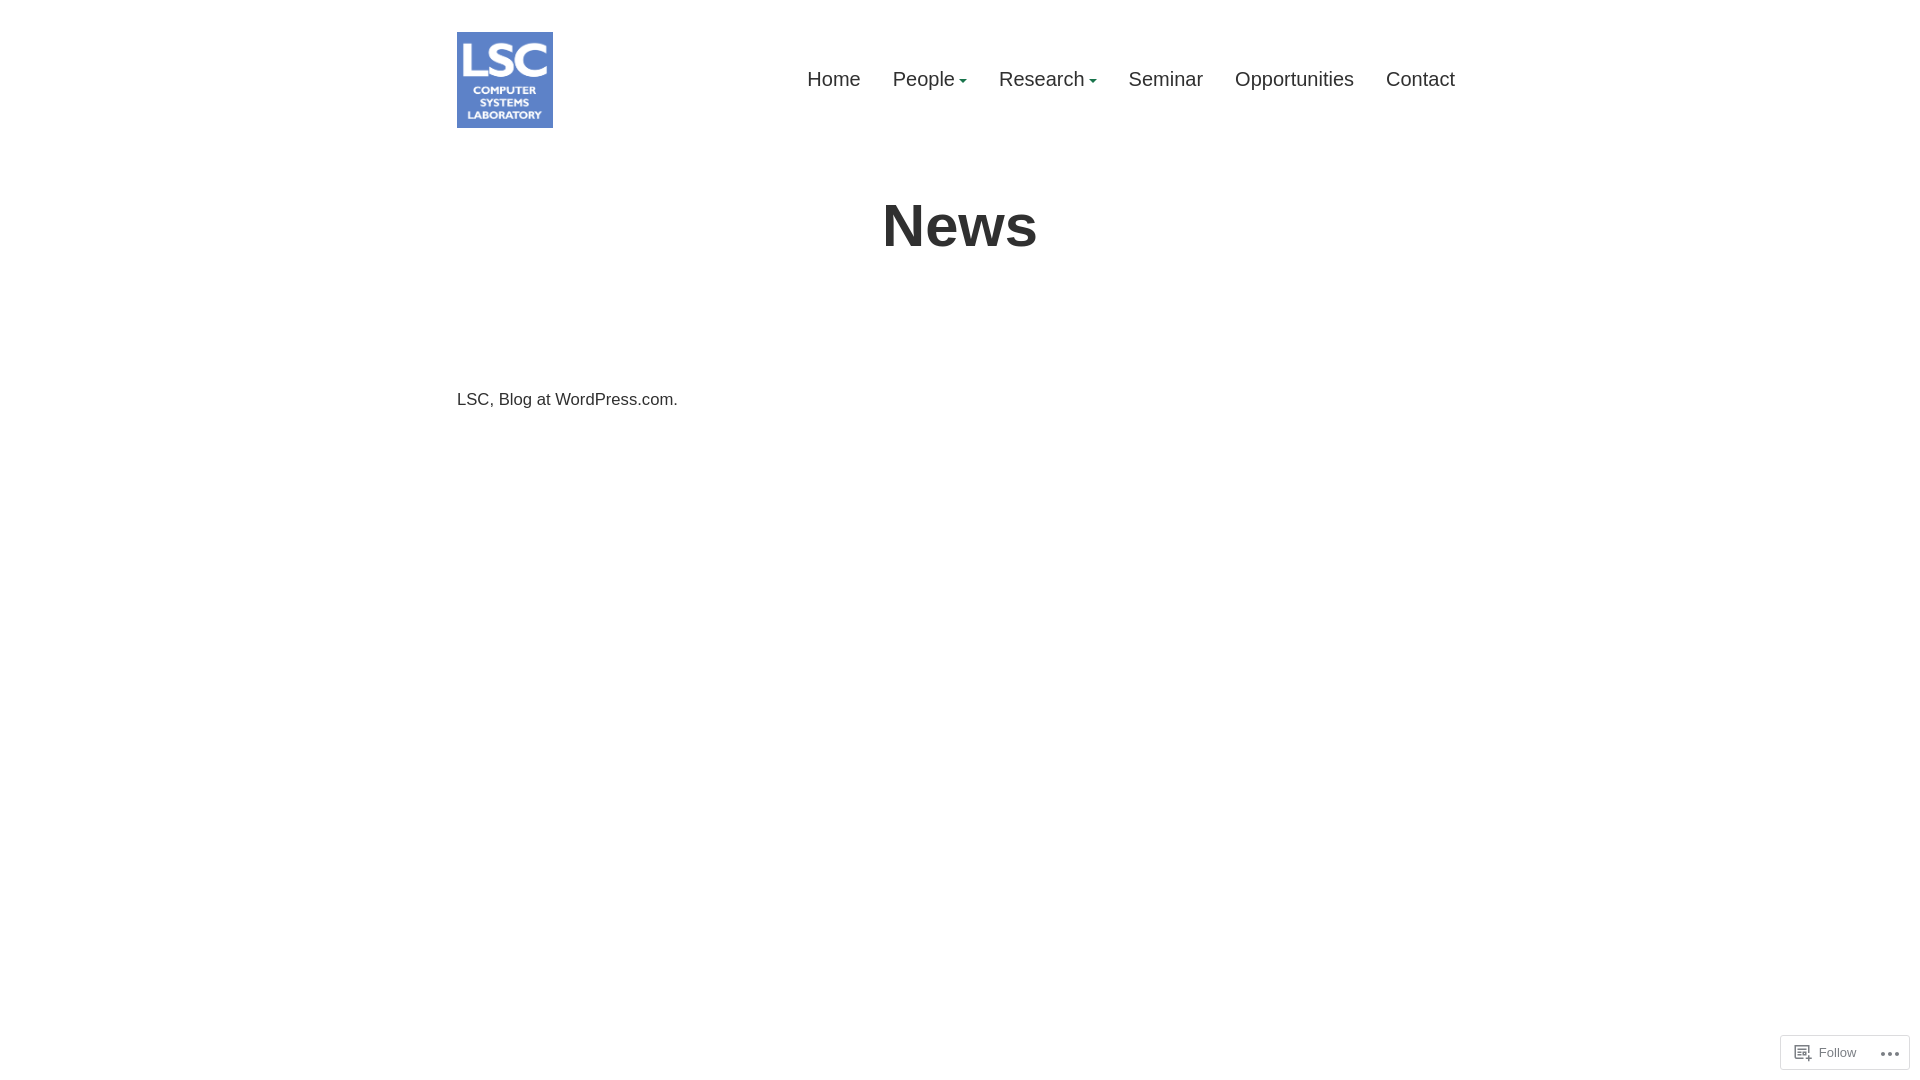  I want to click on 'Research', so click(1046, 79).